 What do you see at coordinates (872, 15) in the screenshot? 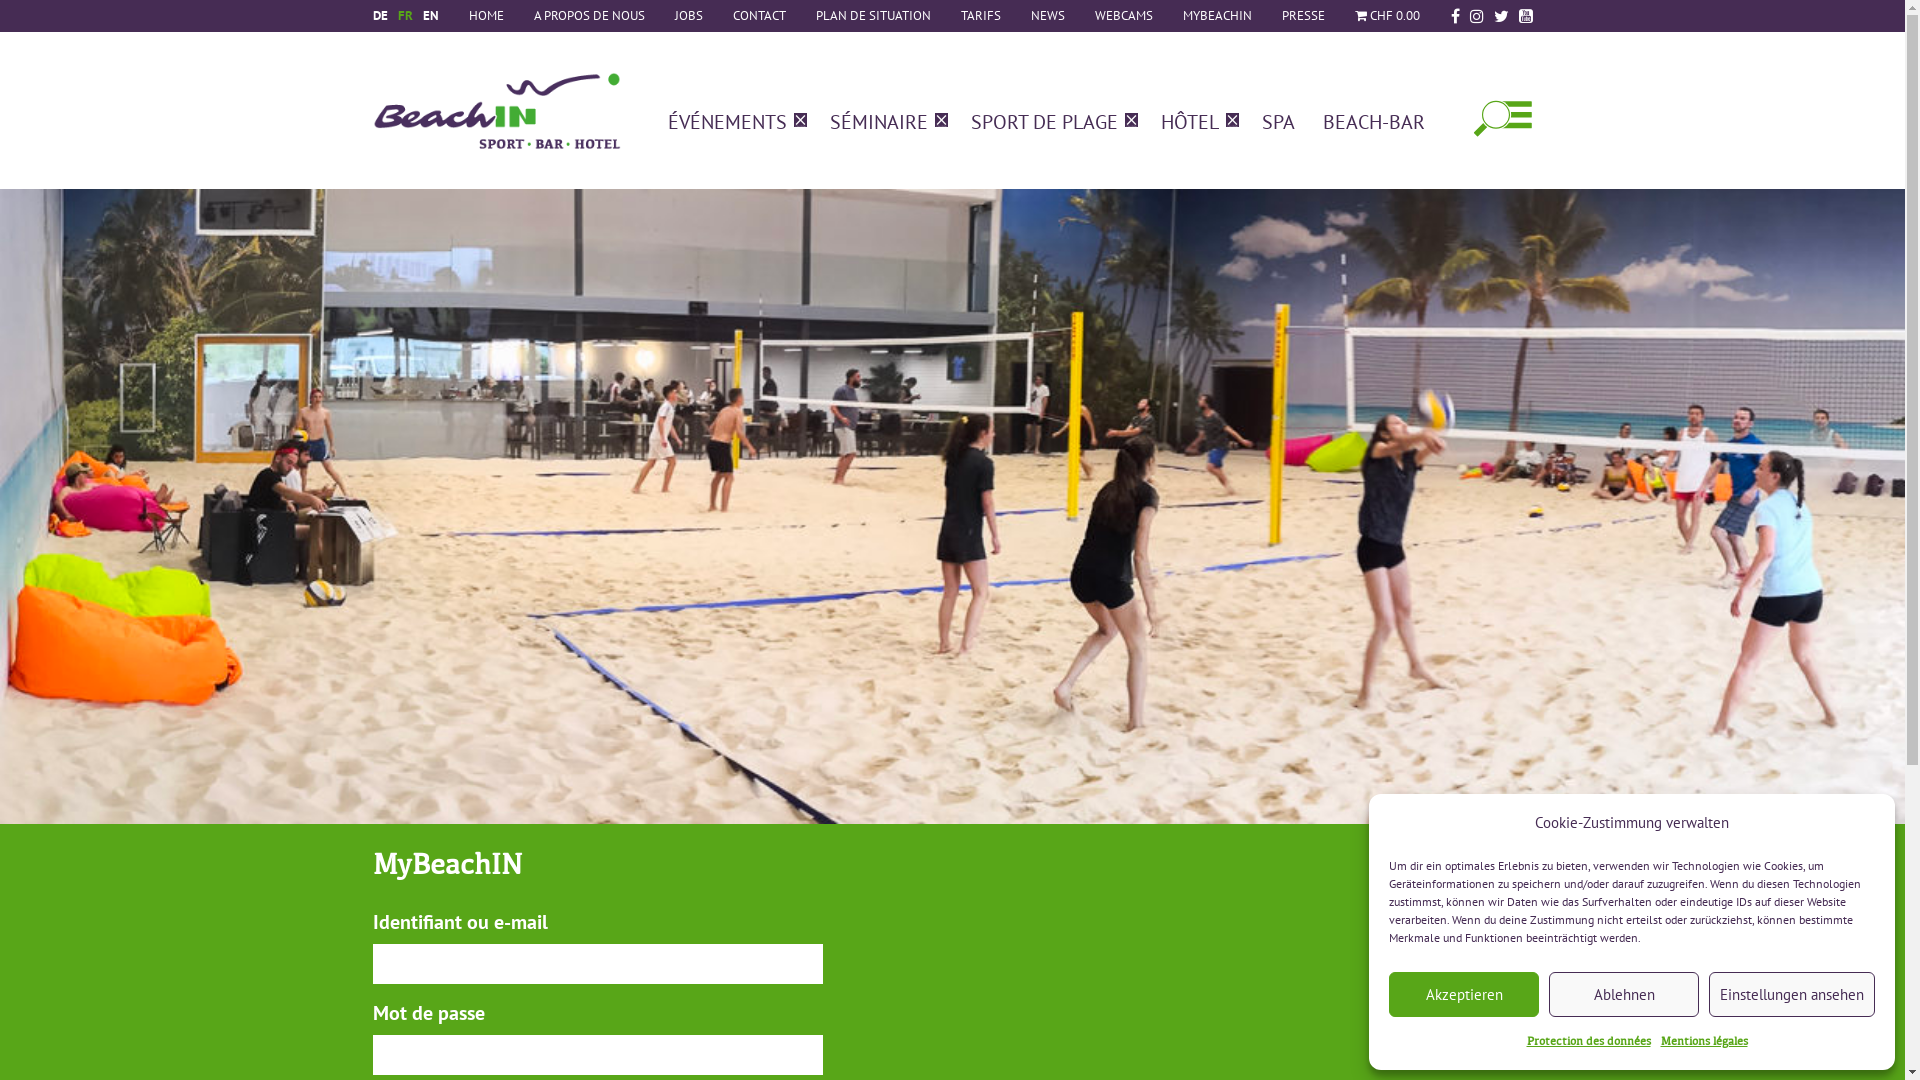
I see `'PLAN DE SITUATION'` at bounding box center [872, 15].